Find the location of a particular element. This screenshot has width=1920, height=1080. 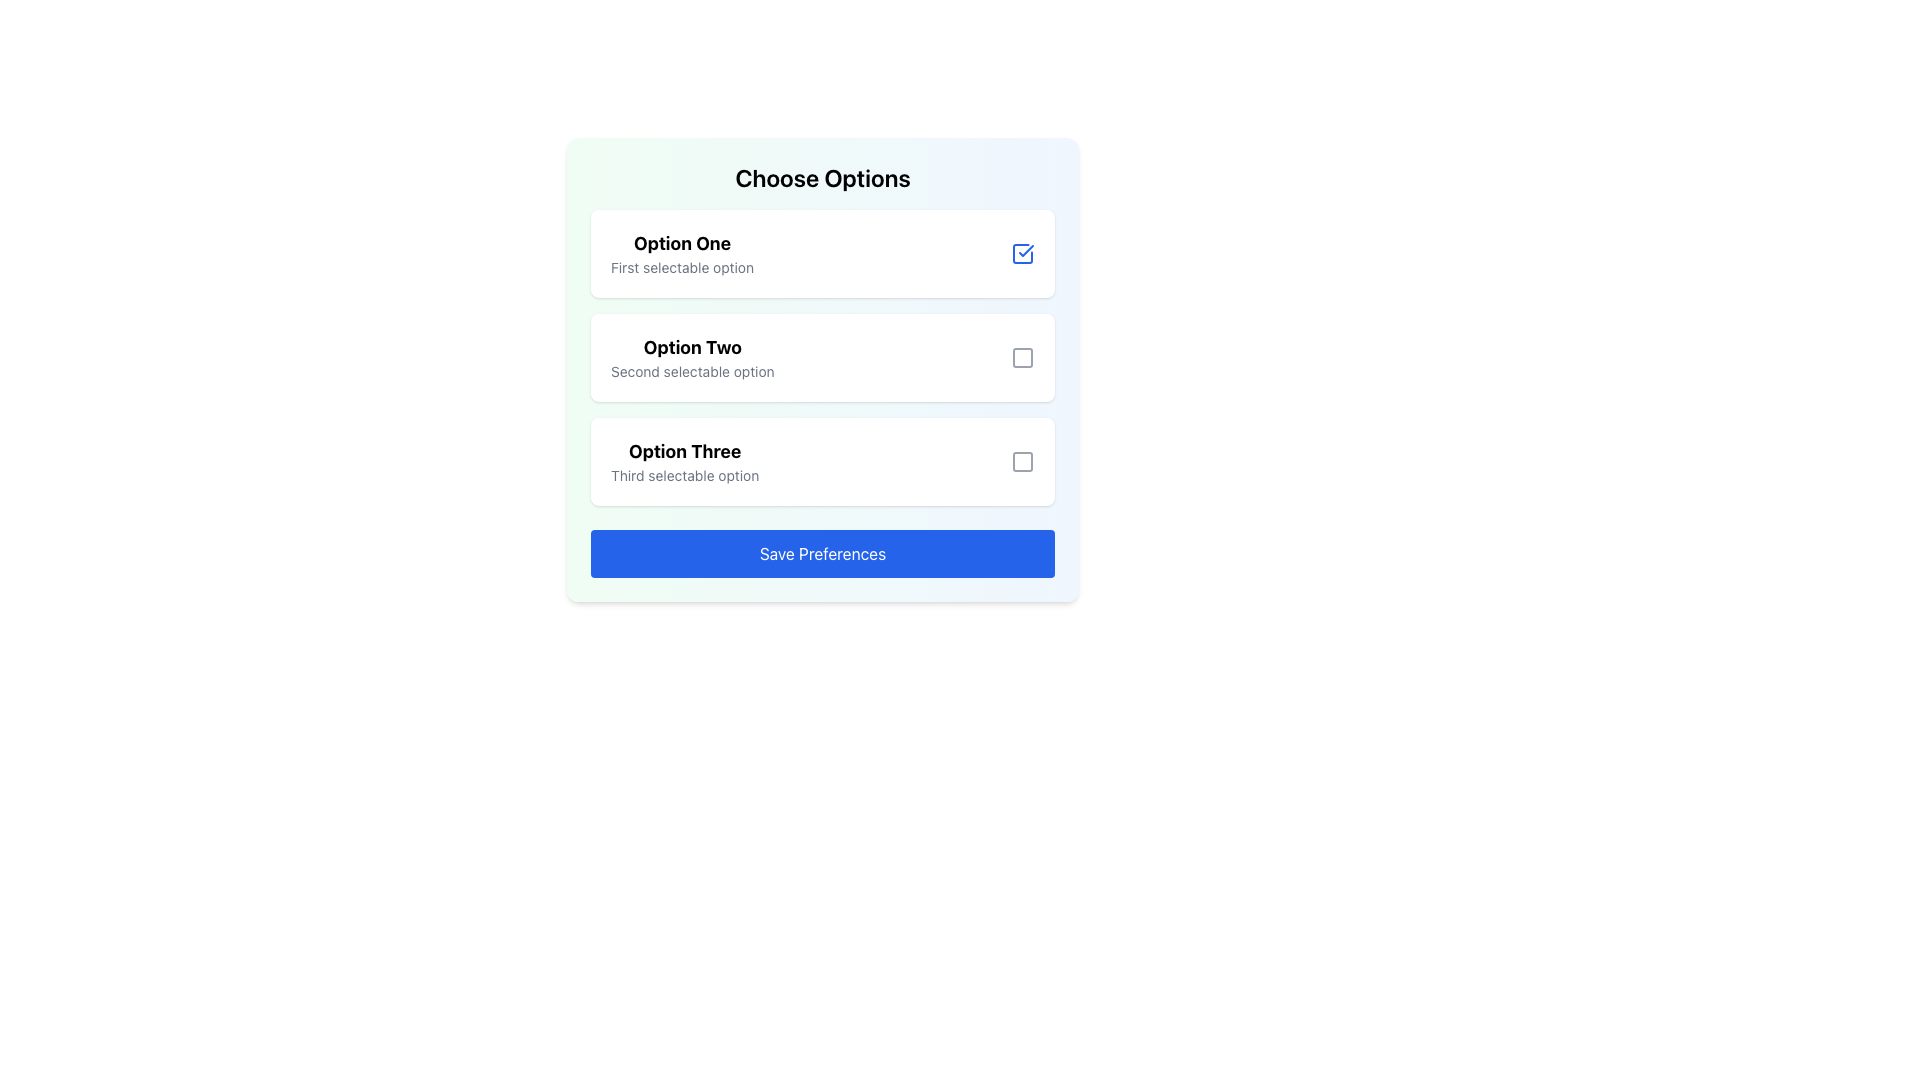

the blue checkmark icon that indicates the selected state for 'Option One', located to the right of the text is located at coordinates (1022, 253).